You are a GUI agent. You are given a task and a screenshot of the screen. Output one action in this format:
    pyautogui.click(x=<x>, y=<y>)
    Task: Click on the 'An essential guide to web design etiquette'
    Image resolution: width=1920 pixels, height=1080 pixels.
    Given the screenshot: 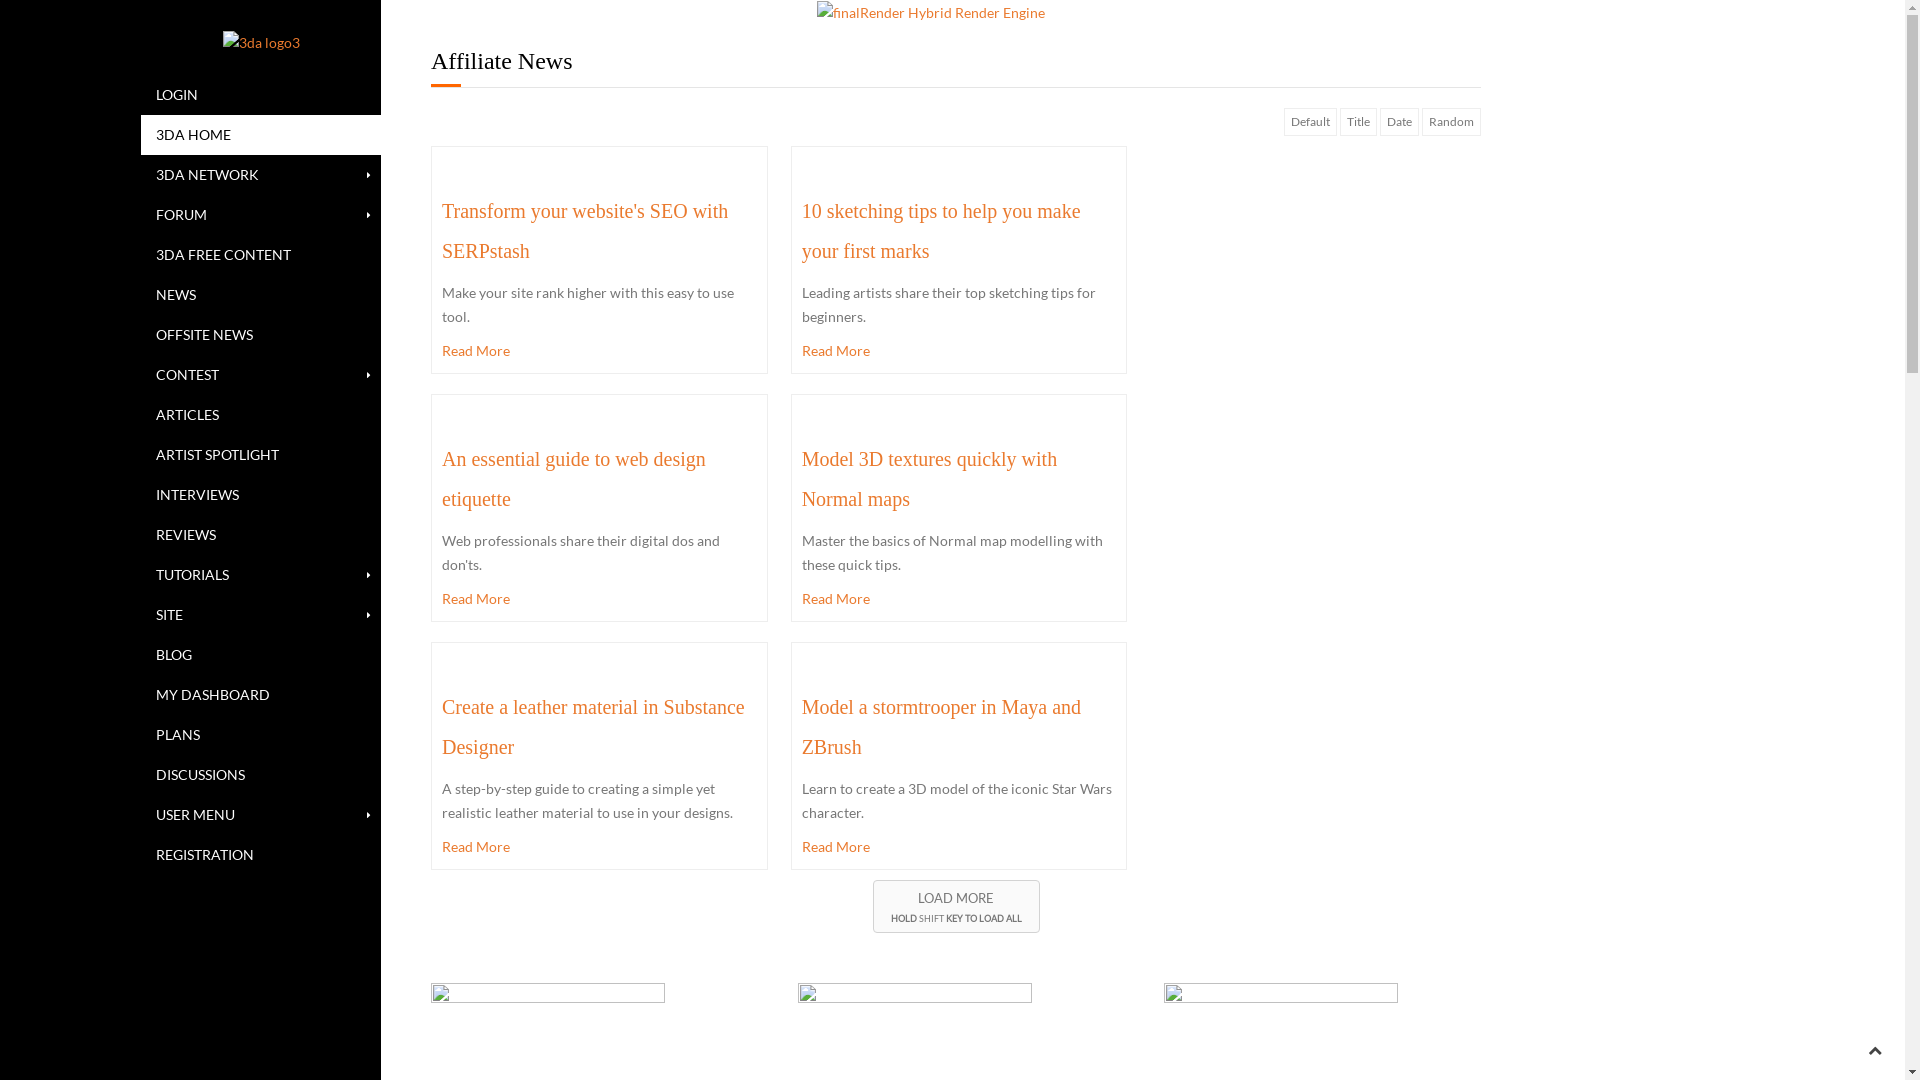 What is the action you would take?
    pyautogui.click(x=573, y=478)
    